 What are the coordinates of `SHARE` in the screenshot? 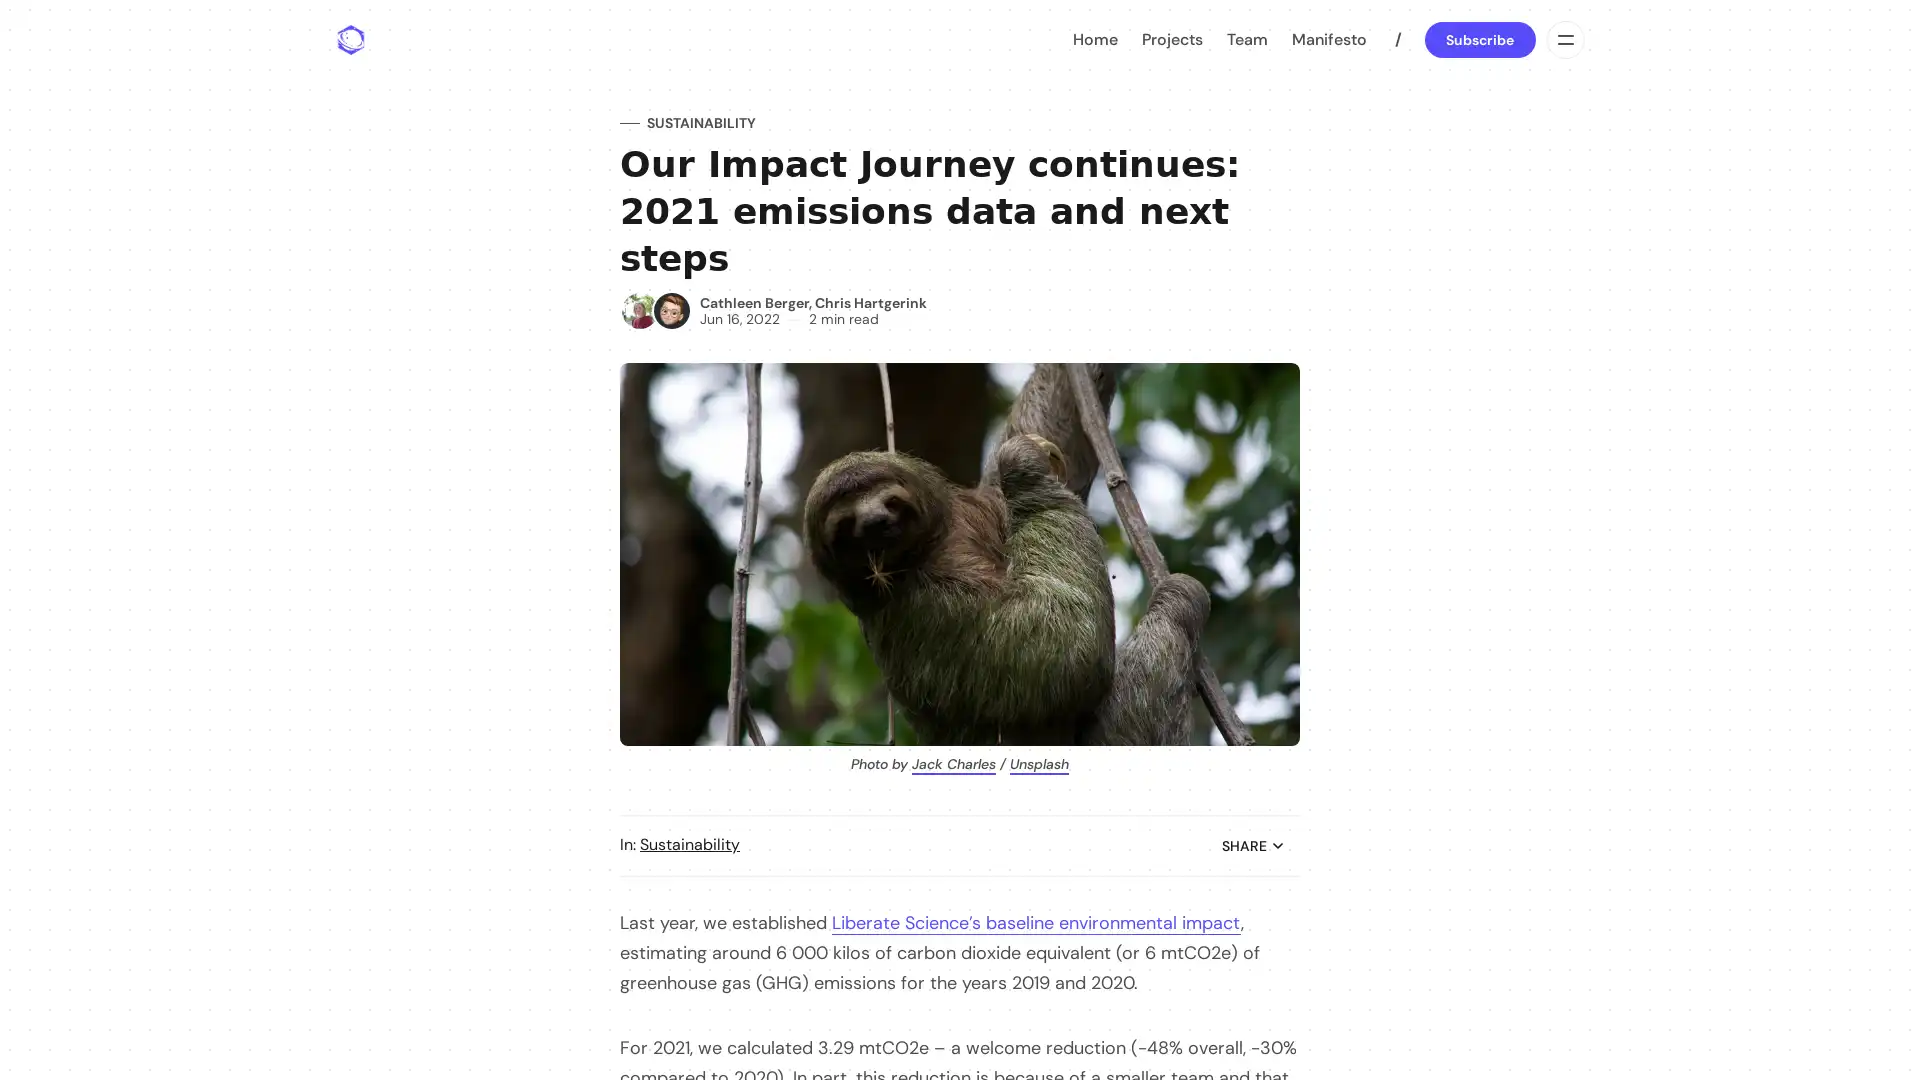 It's located at (1252, 845).